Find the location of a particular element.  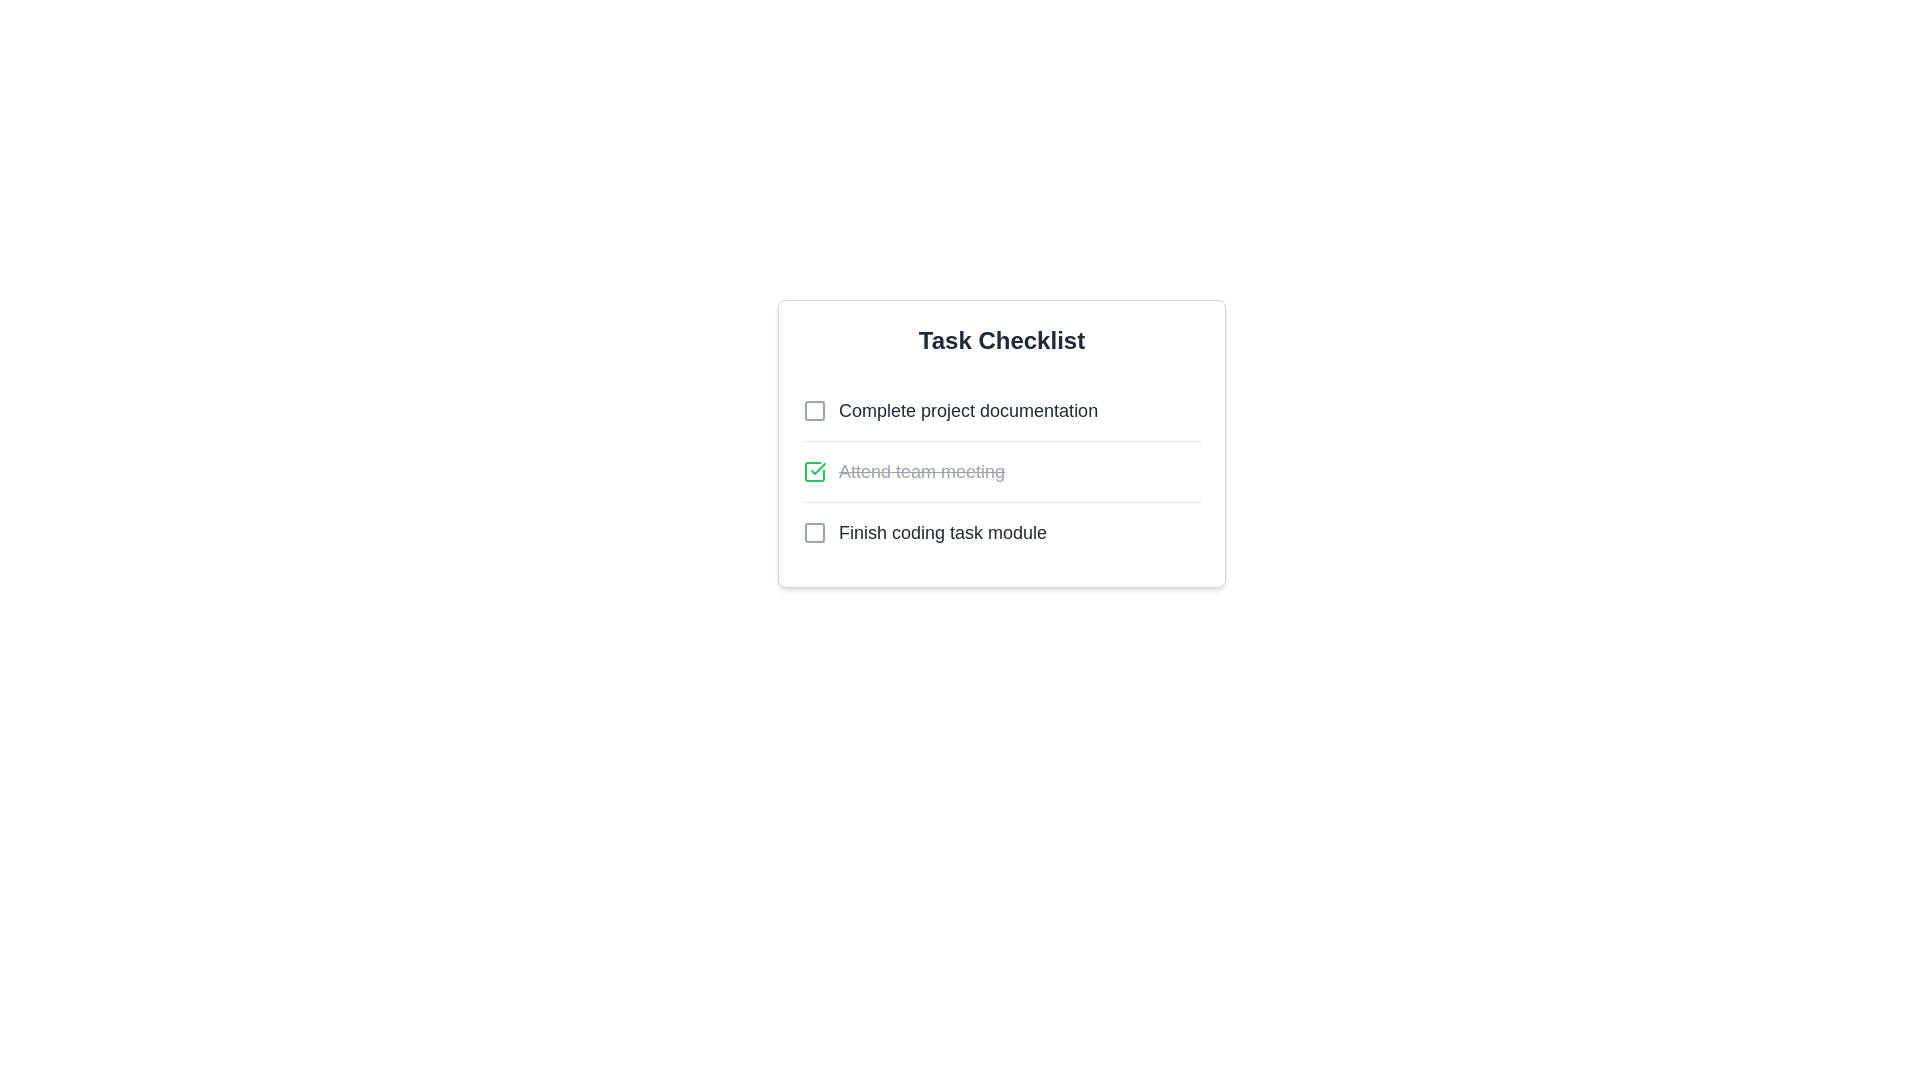

the checkmark icon in the checklist is located at coordinates (818, 469).